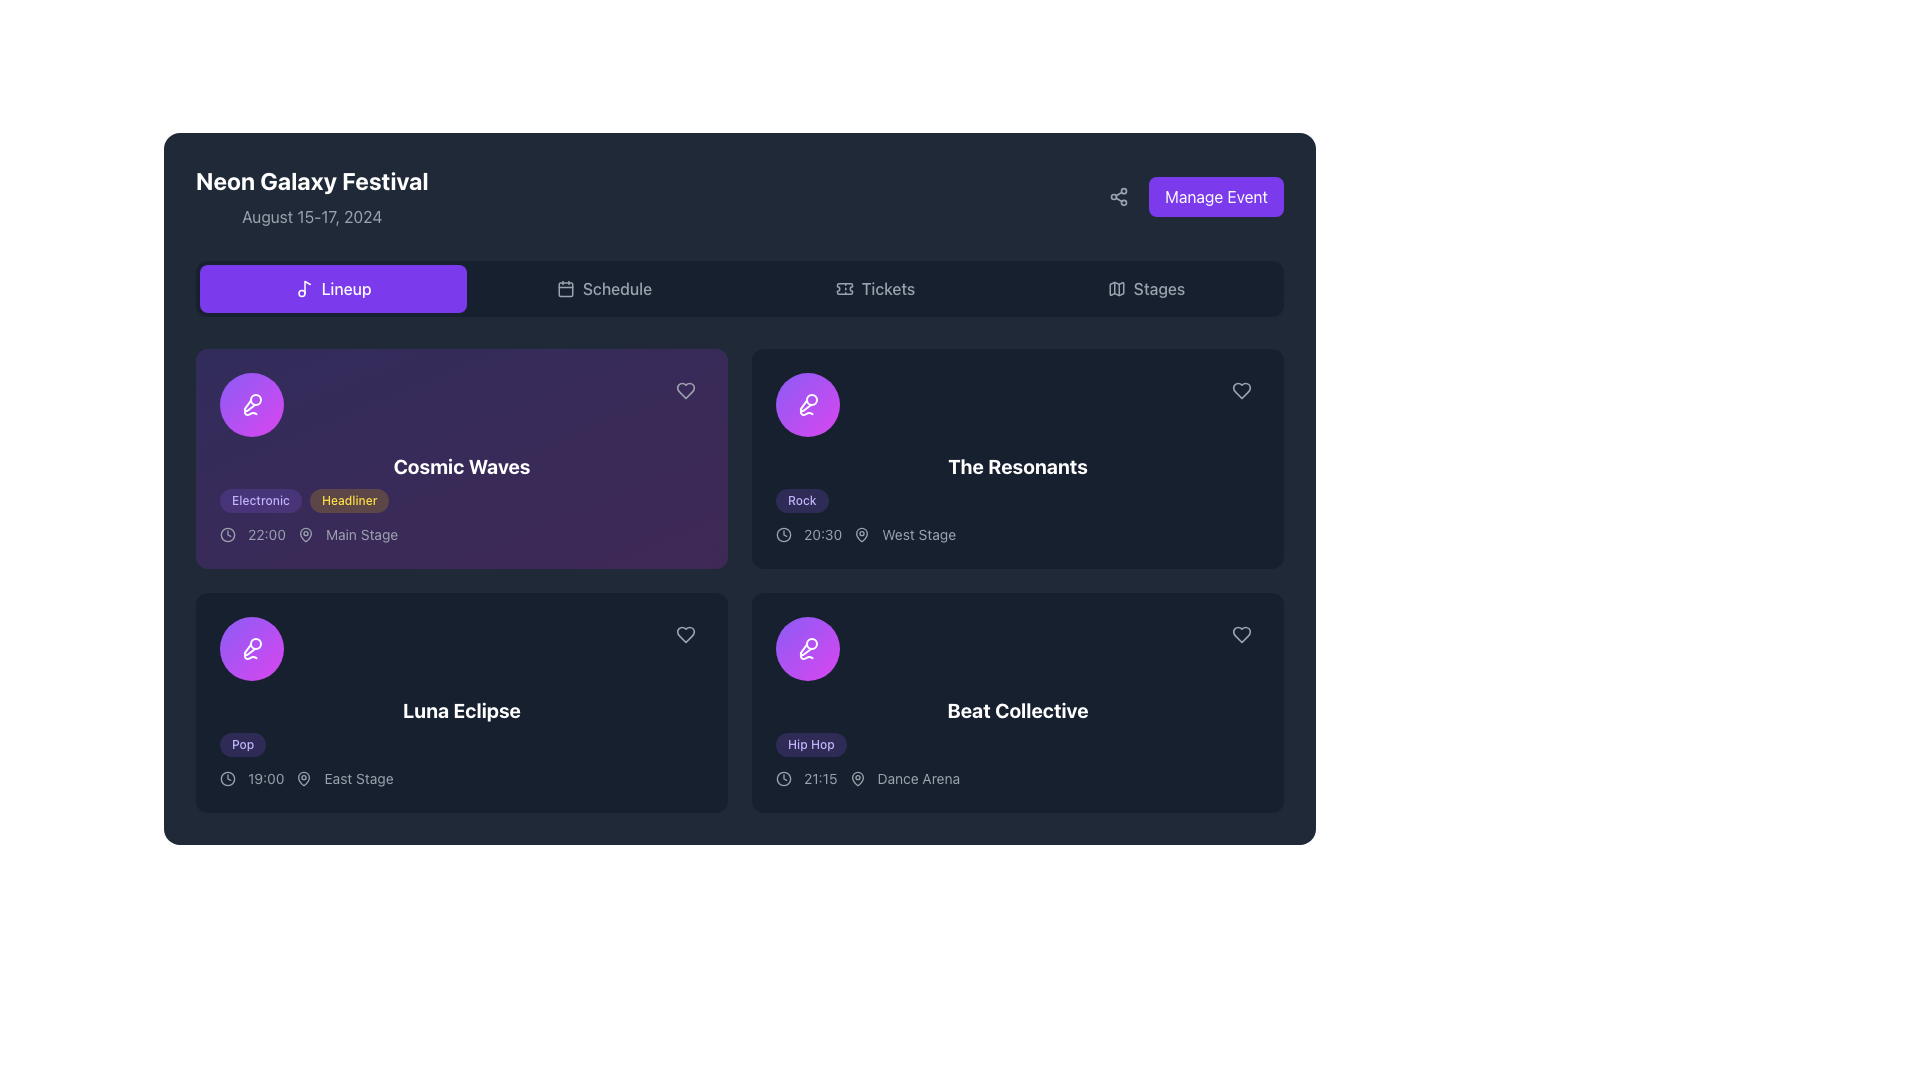 The height and width of the screenshot is (1080, 1920). I want to click on the design of the microphone icon with a white outline set against a circular purple gradient-filled background, located in the top-left corner of 'The Resonants' schedule entry, so click(807, 648).